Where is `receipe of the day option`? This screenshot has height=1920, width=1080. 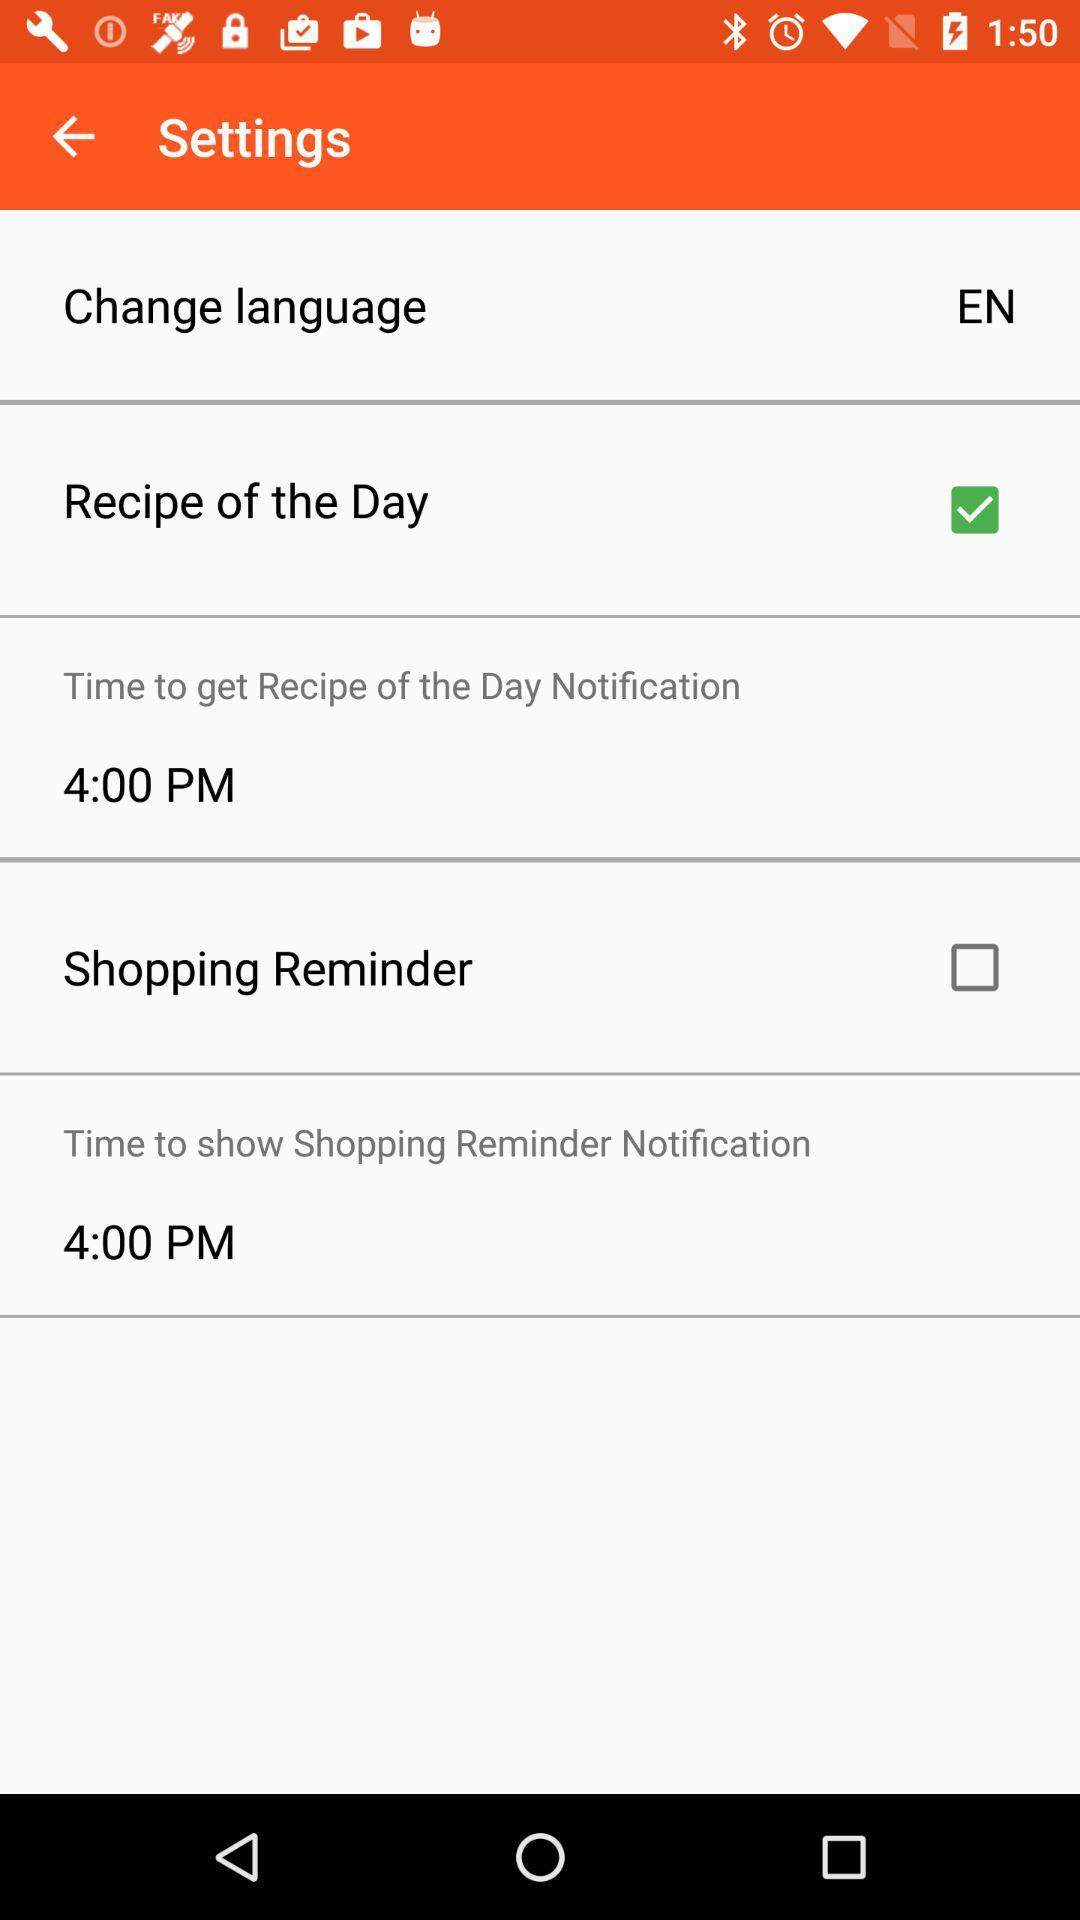
receipe of the day option is located at coordinates (974, 509).